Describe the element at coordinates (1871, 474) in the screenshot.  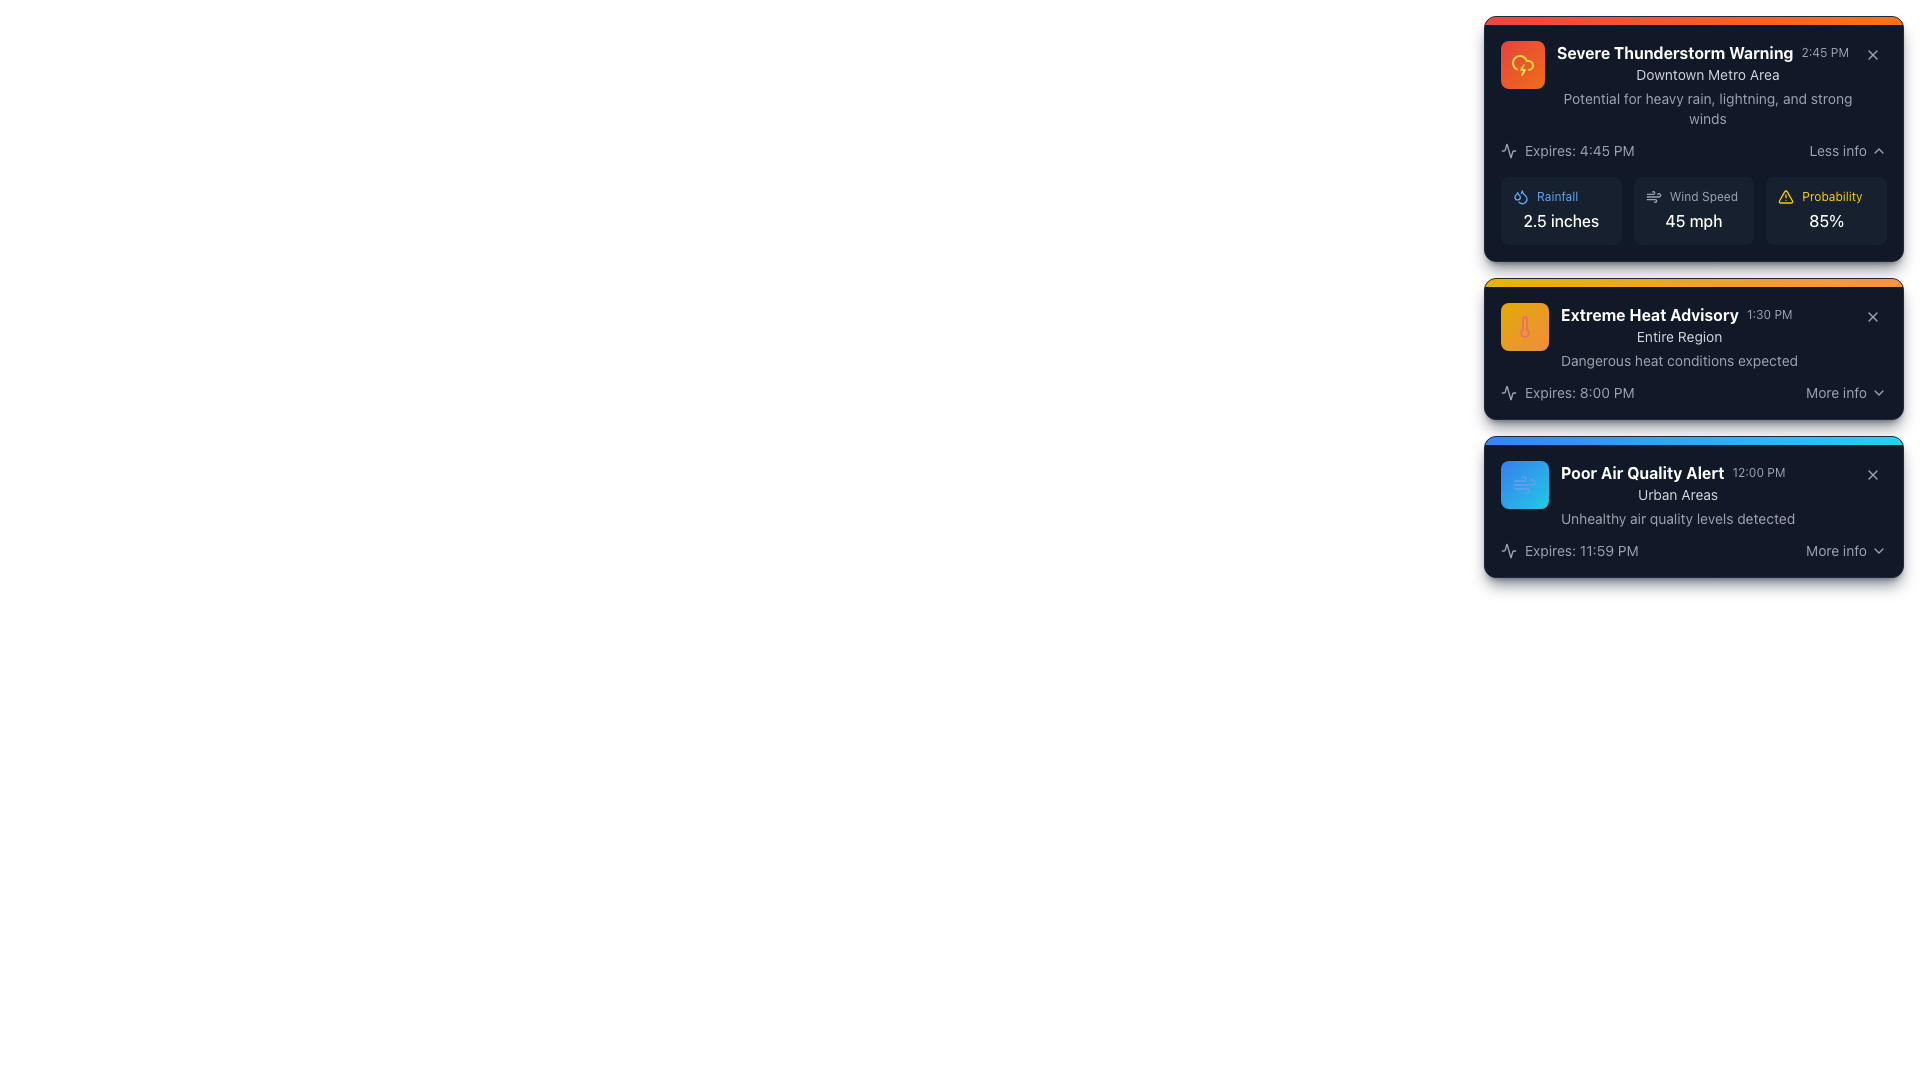
I see `the small gray 'X' button in the top-right corner of the 'Poor Air Quality Alert' notification card` at that location.